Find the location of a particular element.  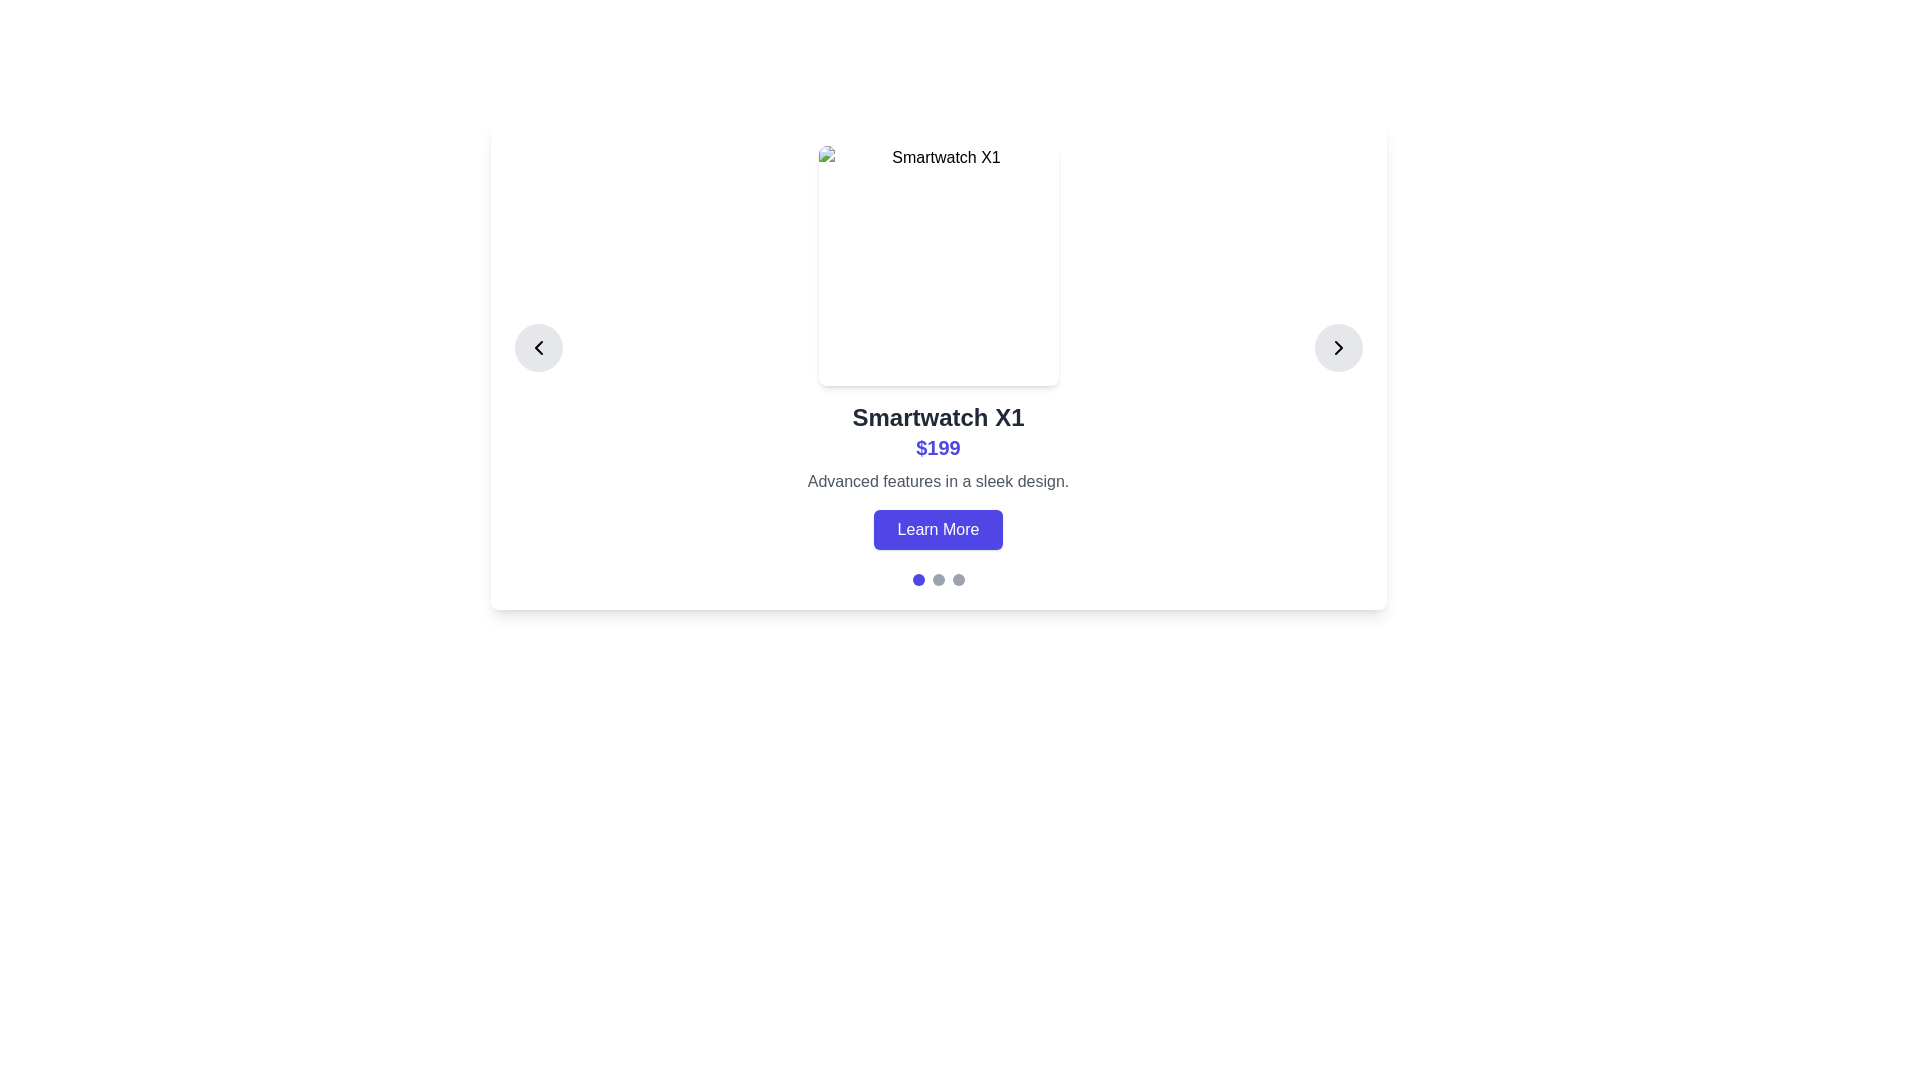

source of the square image with rounded corners and a shadow effect, located at the top of the product details layout is located at coordinates (937, 265).